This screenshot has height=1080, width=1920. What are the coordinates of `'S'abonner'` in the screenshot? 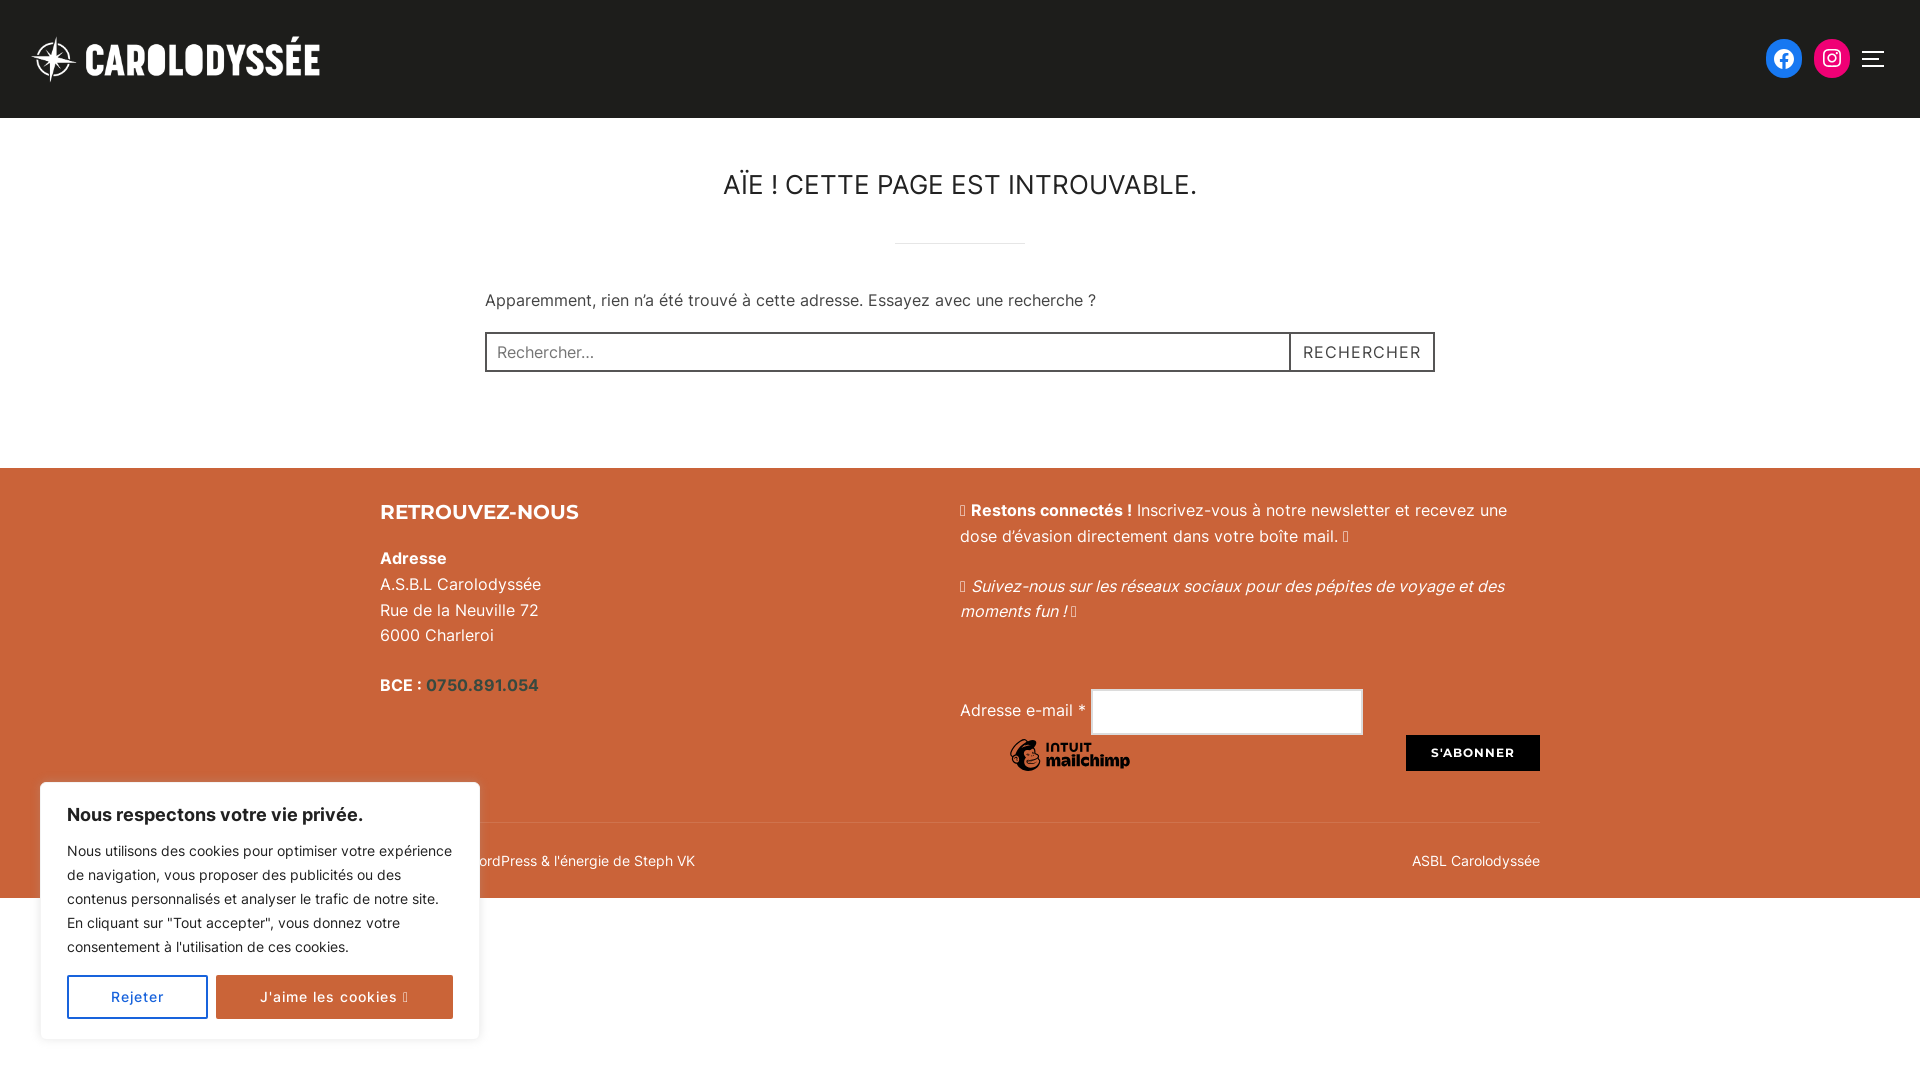 It's located at (1473, 752).